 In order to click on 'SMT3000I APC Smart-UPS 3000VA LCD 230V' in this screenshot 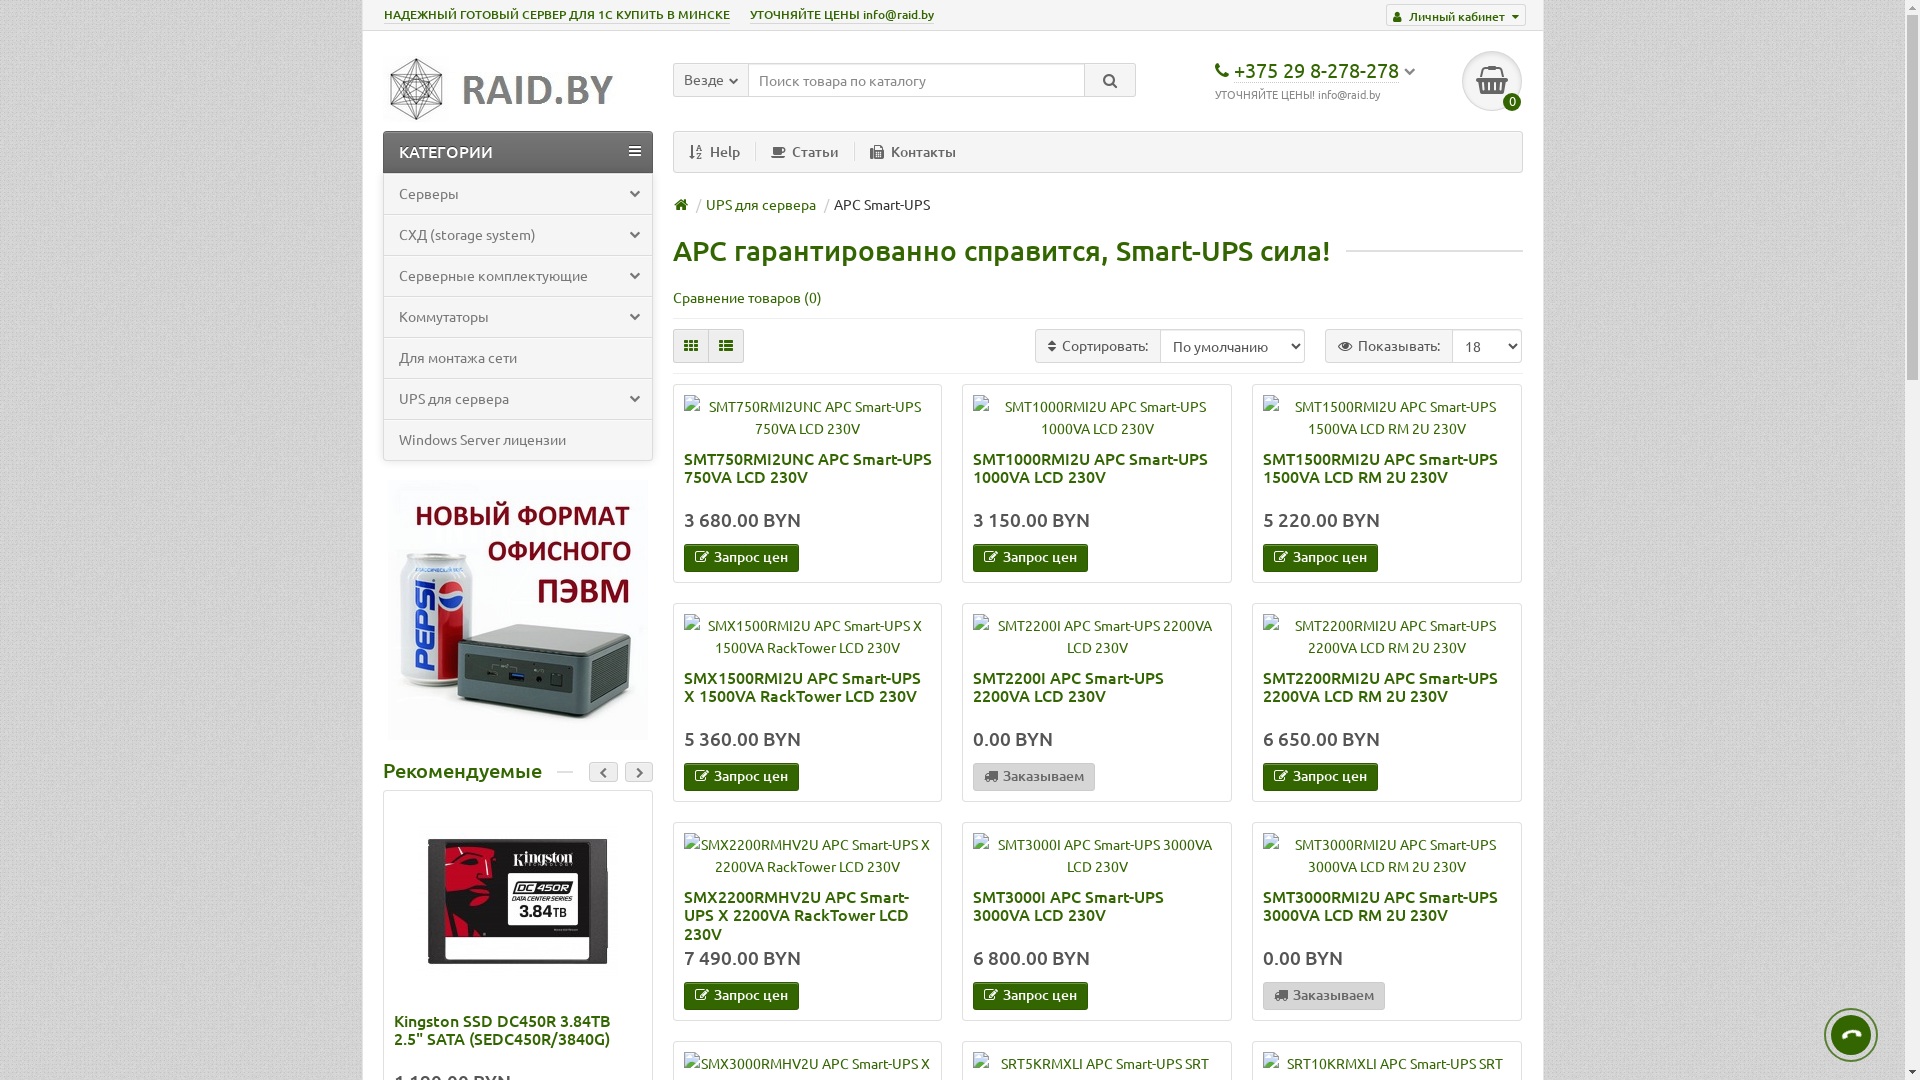, I will do `click(973, 855)`.